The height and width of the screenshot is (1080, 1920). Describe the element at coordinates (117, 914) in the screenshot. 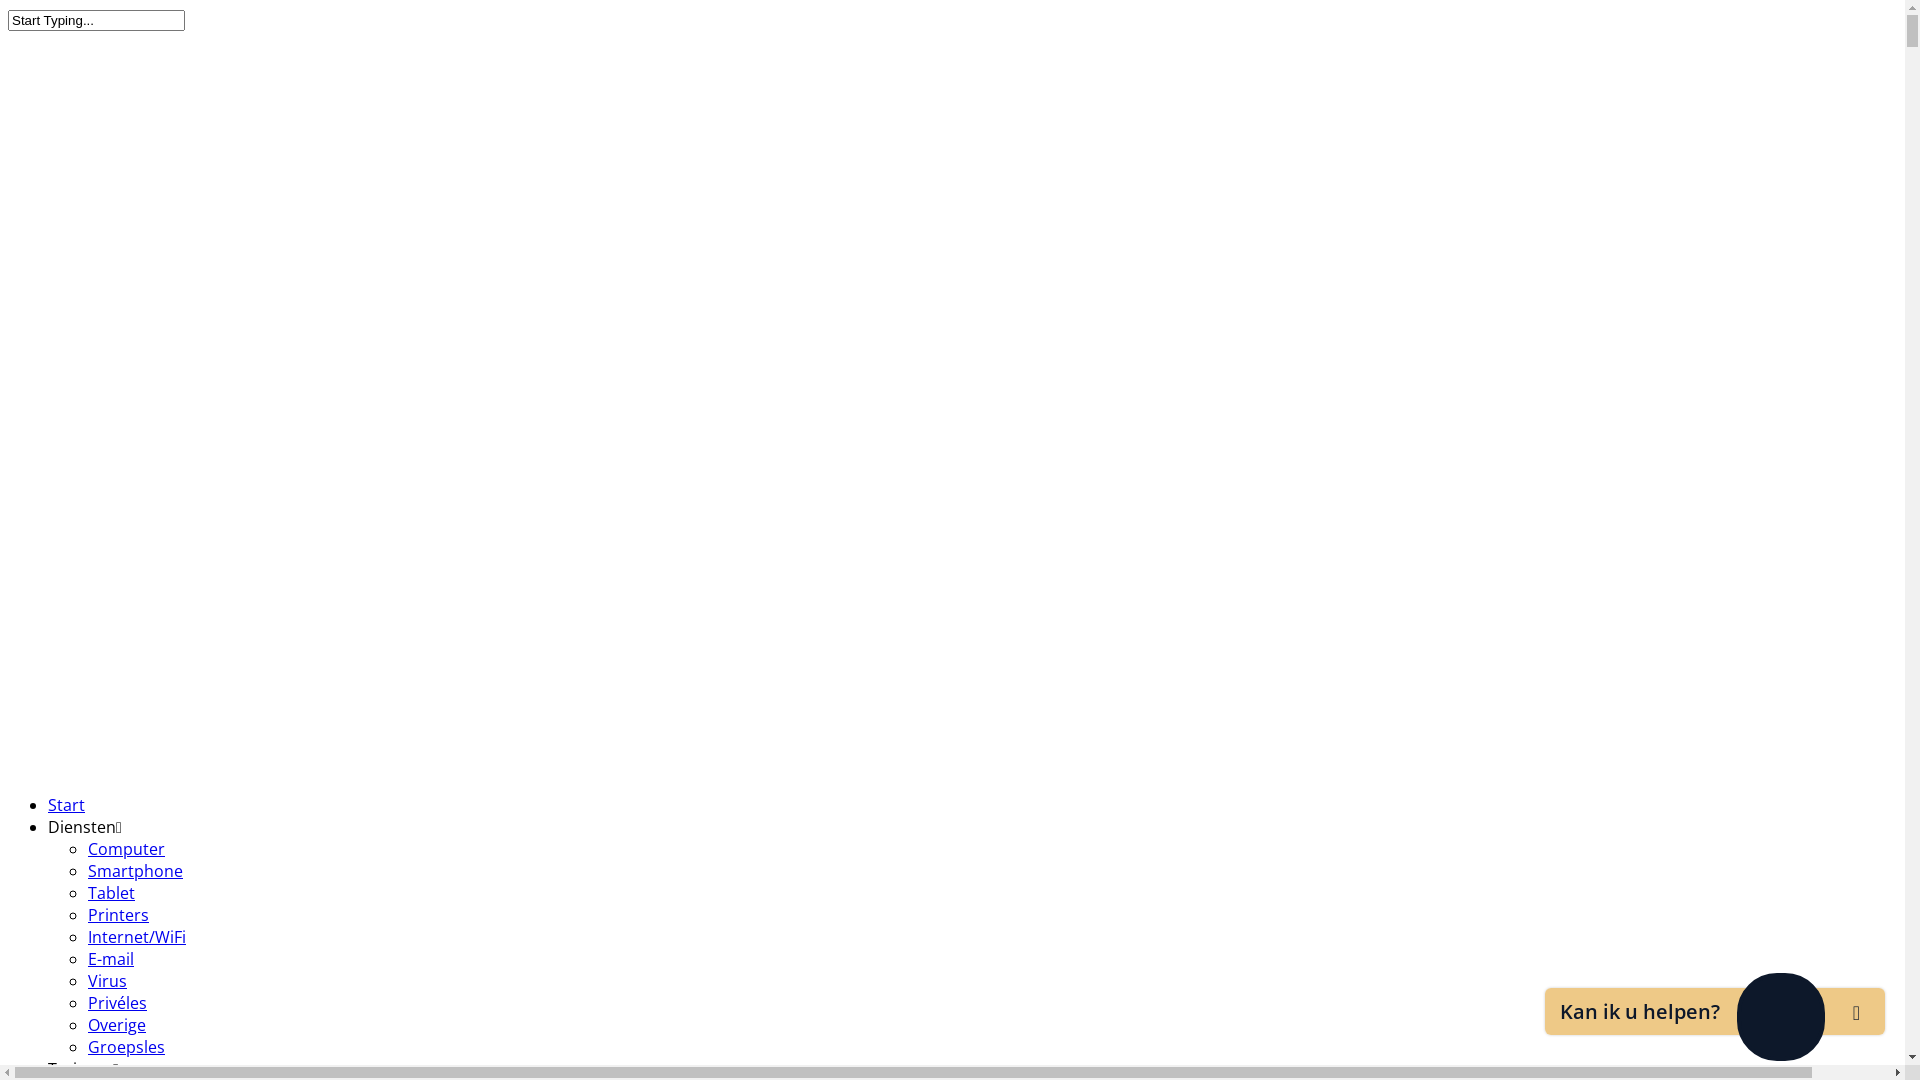

I see `'Printers'` at that location.